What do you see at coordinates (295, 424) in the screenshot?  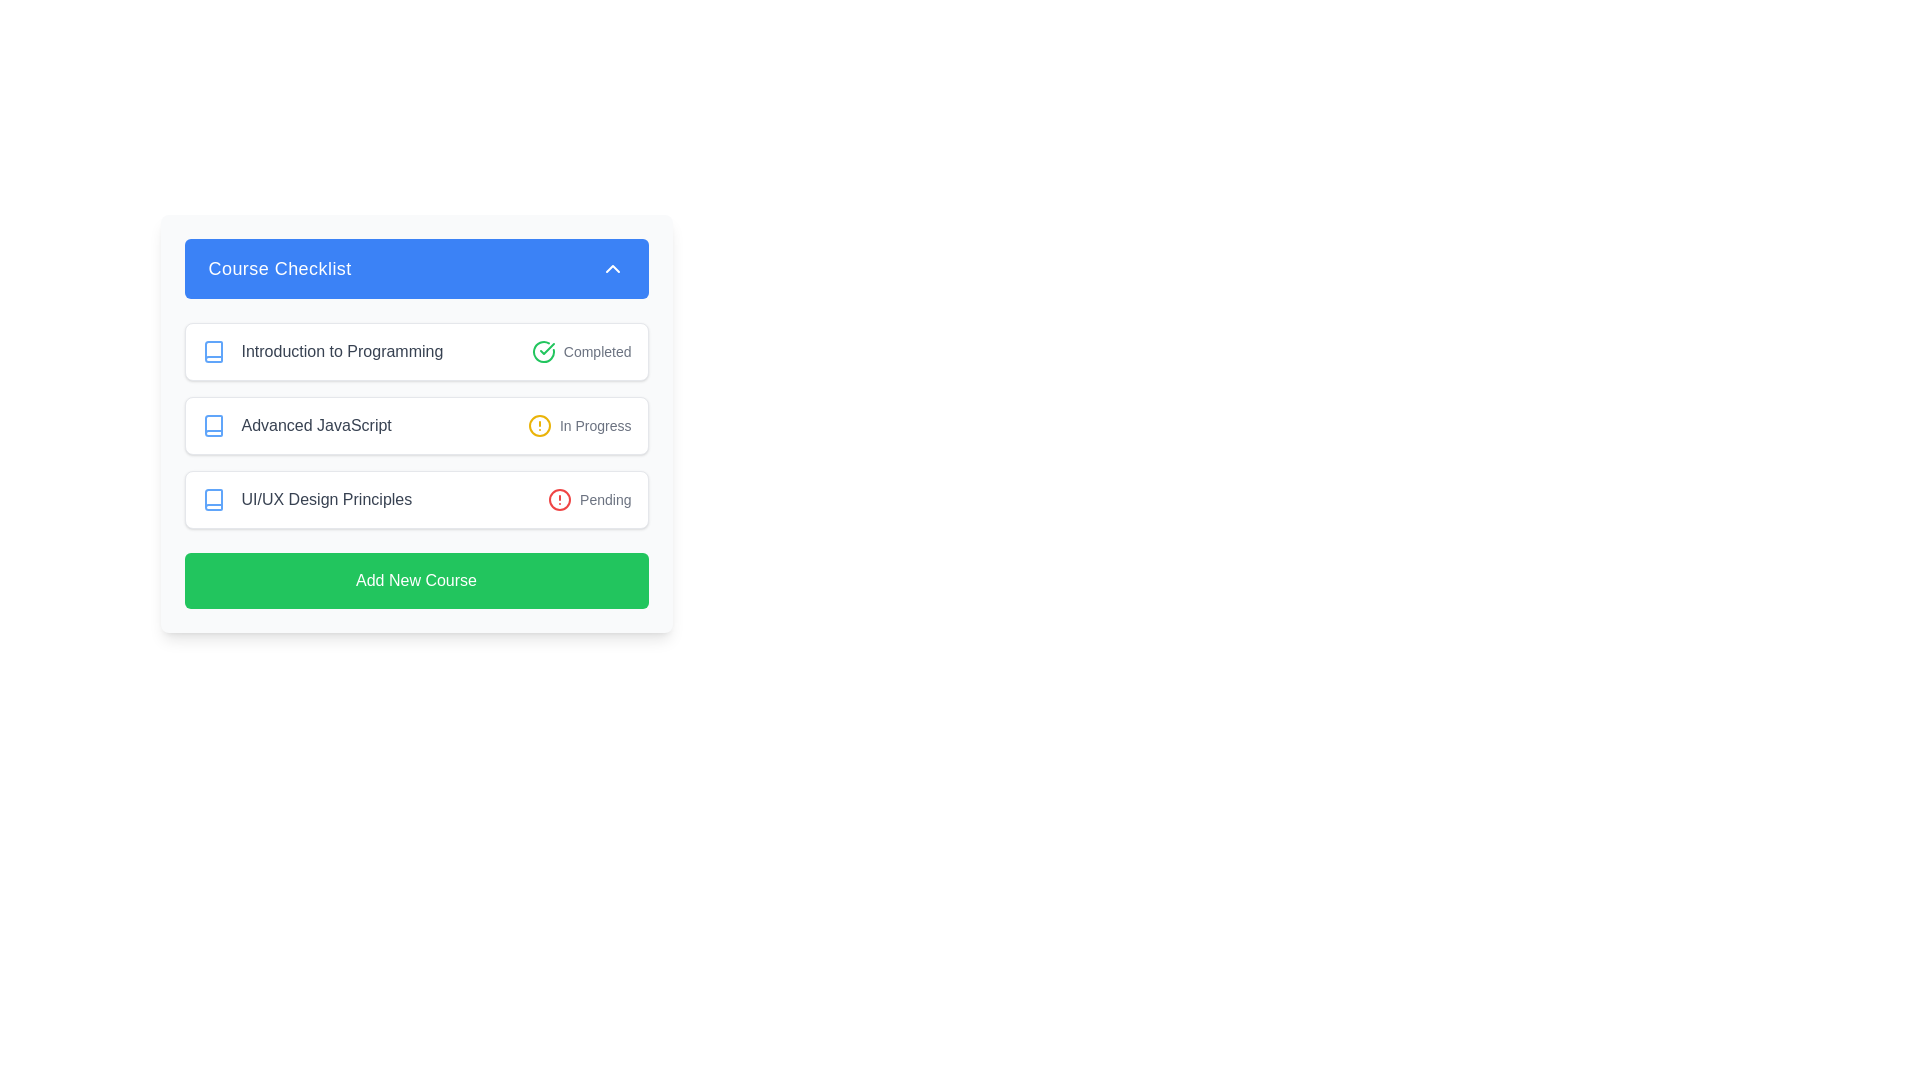 I see `text label that says 'Advanced JavaScript', which is styled in medium-weight dark gray font and is located in the second position of a vertical checklist in a card layout` at bounding box center [295, 424].